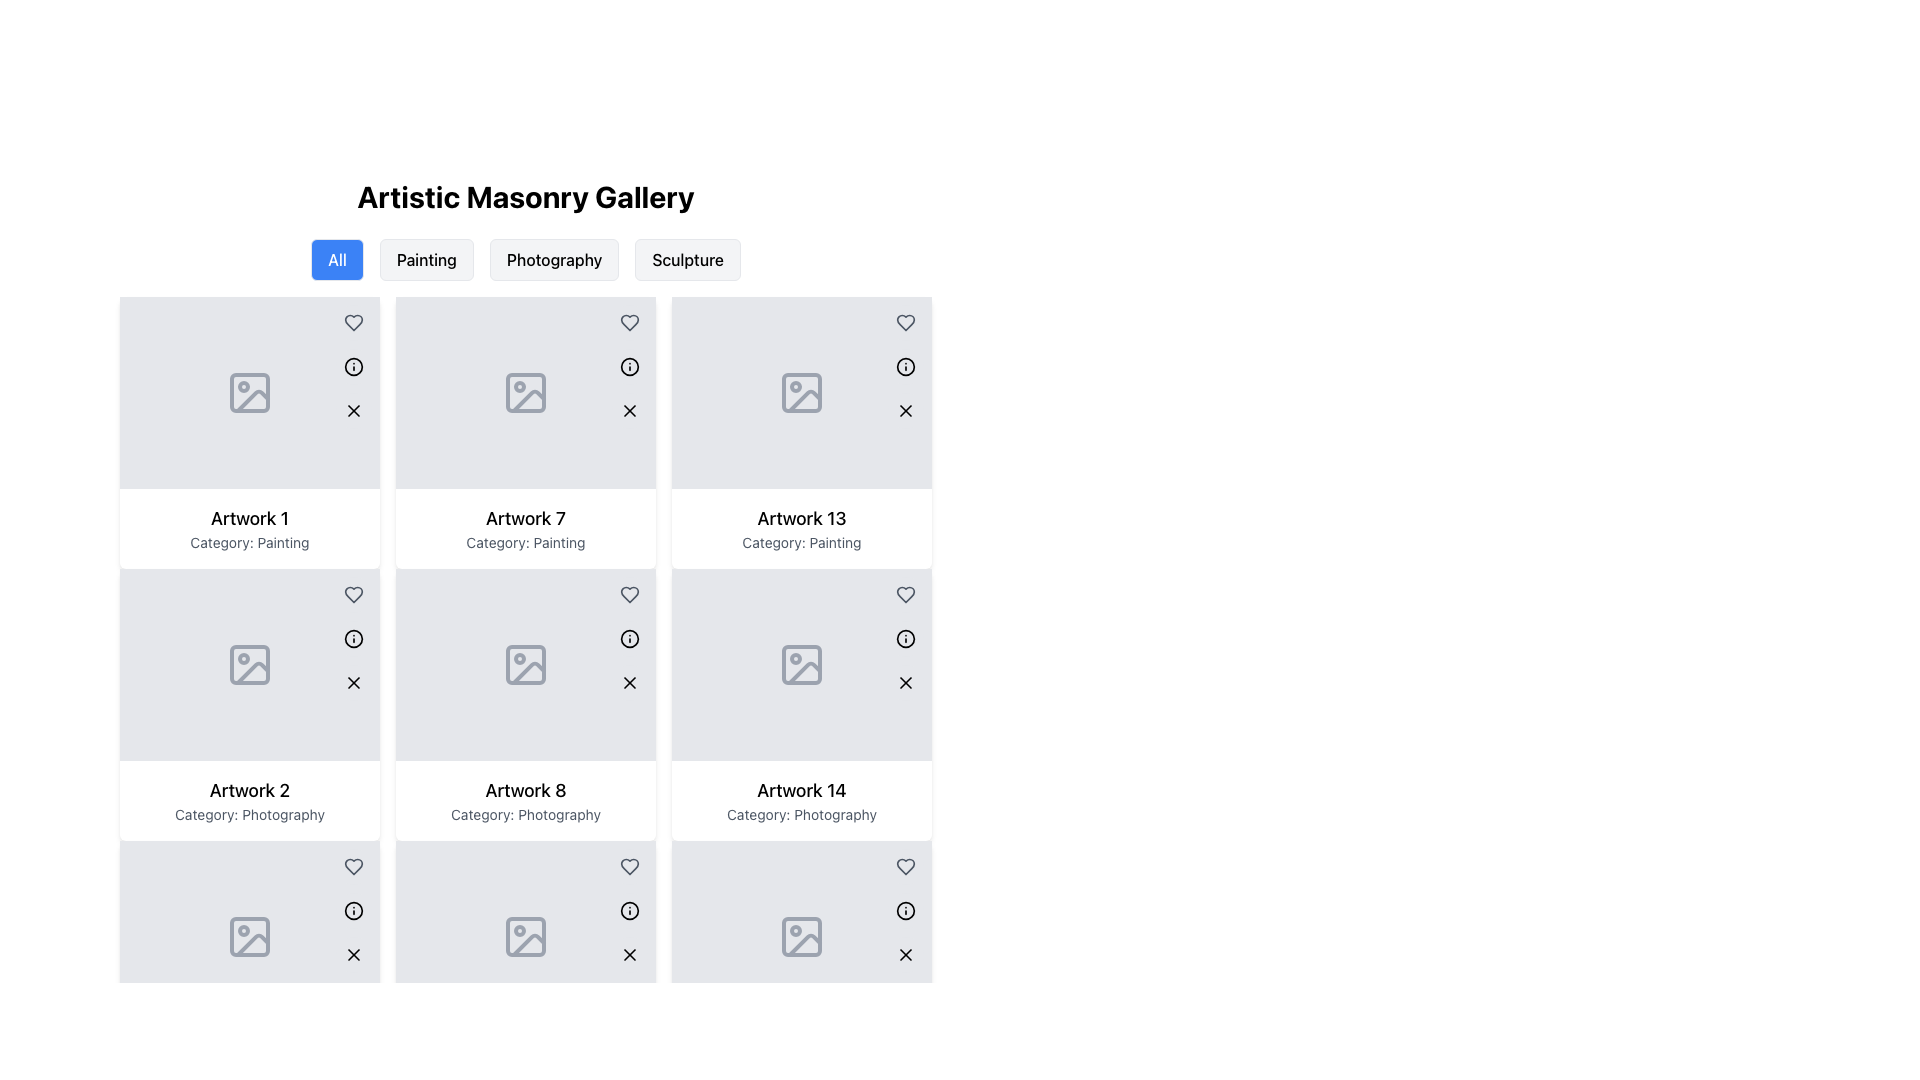 The height and width of the screenshot is (1080, 1920). I want to click on the Image Placeholder Icon located in the lower-left corner of the 'Artwork 2 Category: Photography' tile, which features a thin gray outline and rounded corners, so click(248, 937).